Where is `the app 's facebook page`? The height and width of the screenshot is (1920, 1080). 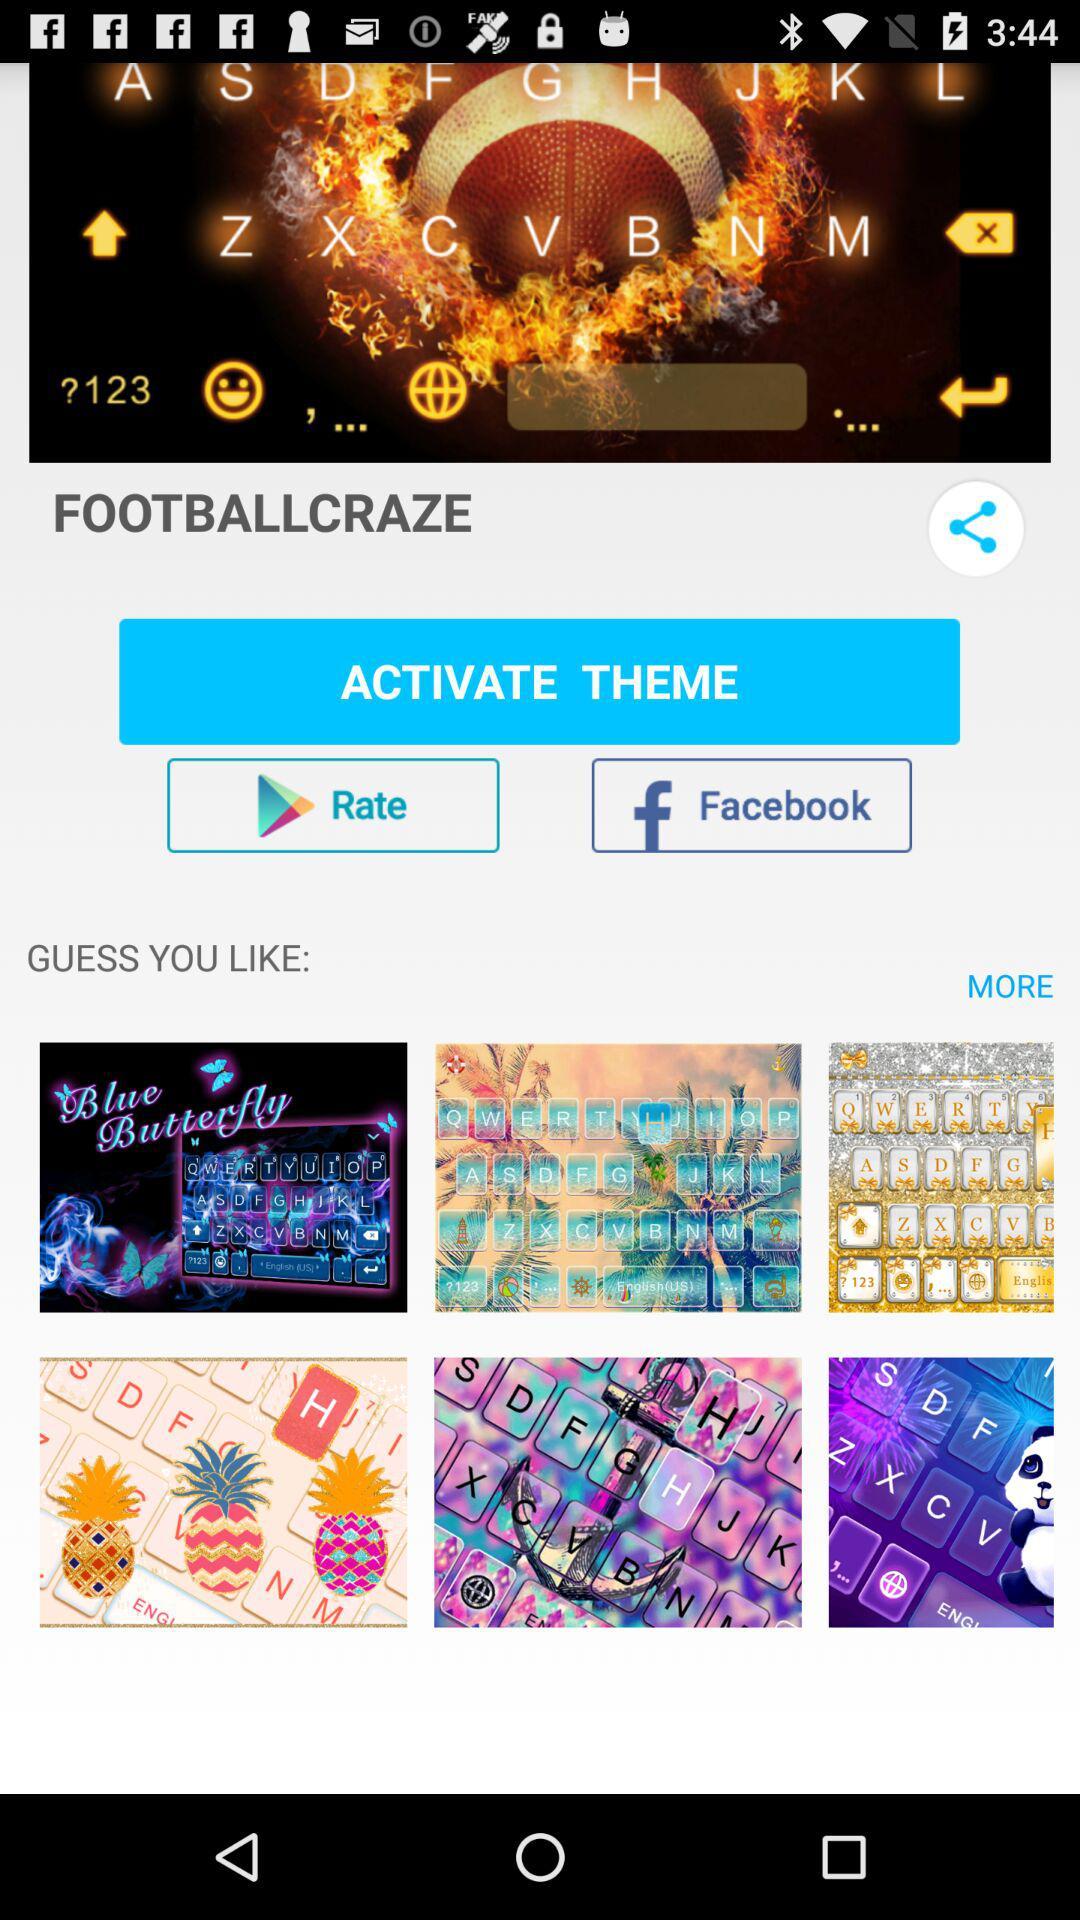 the app 's facebook page is located at coordinates (751, 805).